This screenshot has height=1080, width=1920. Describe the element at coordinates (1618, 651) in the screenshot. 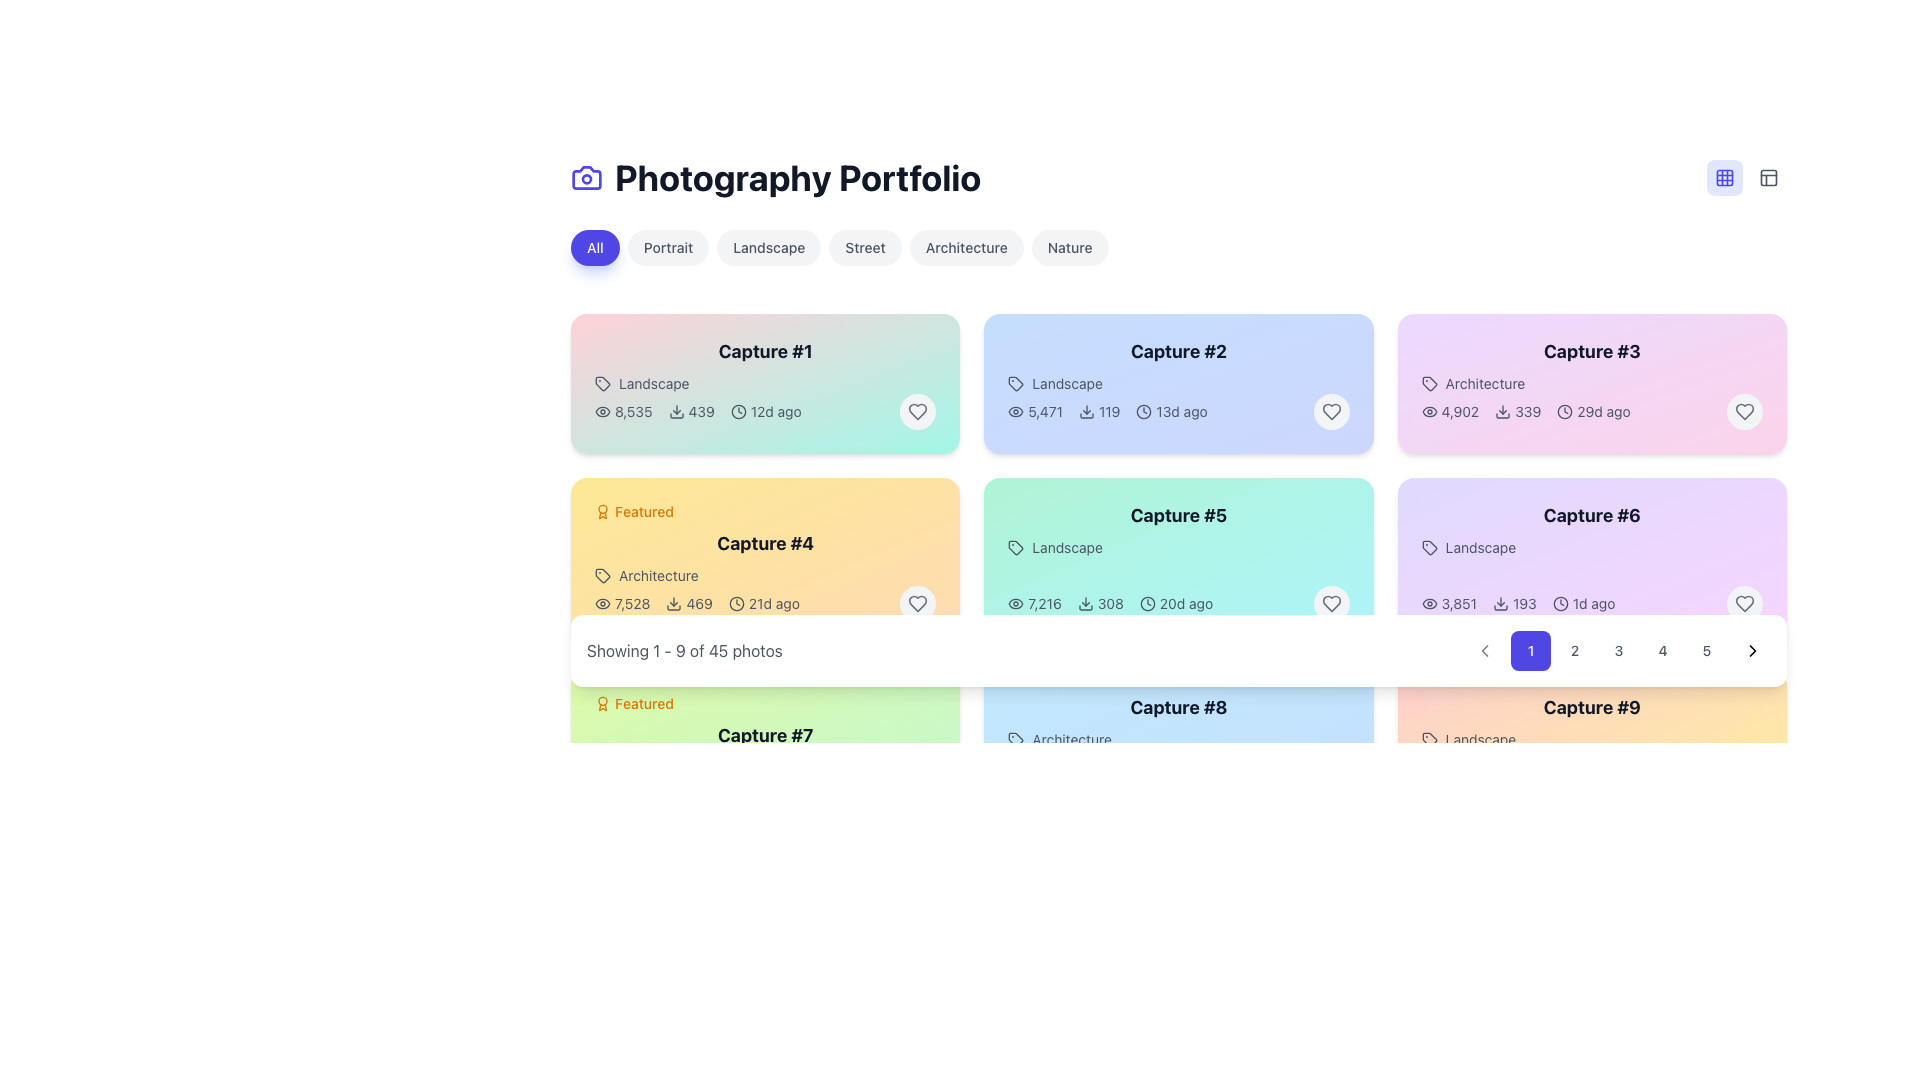

I see `the third button in the horizontal pagination bar` at that location.